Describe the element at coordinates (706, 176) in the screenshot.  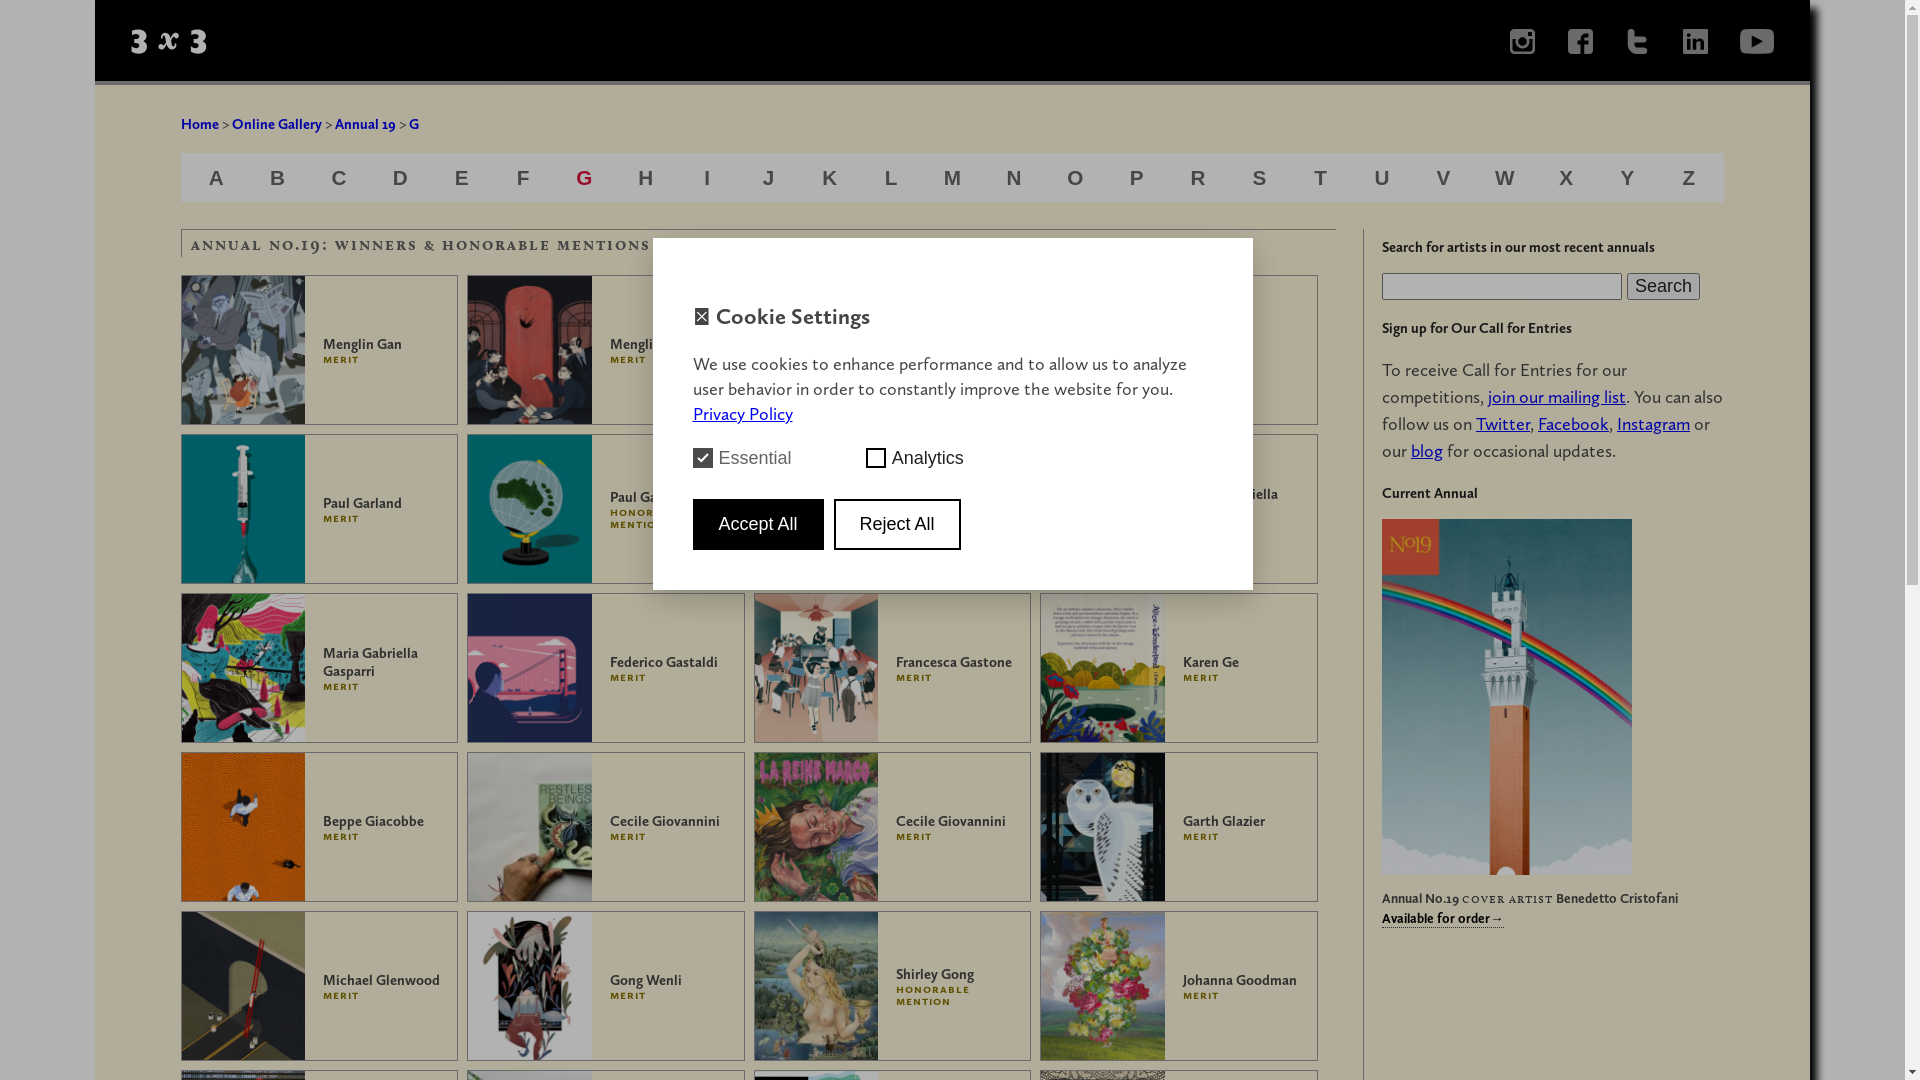
I see `'I'` at that location.